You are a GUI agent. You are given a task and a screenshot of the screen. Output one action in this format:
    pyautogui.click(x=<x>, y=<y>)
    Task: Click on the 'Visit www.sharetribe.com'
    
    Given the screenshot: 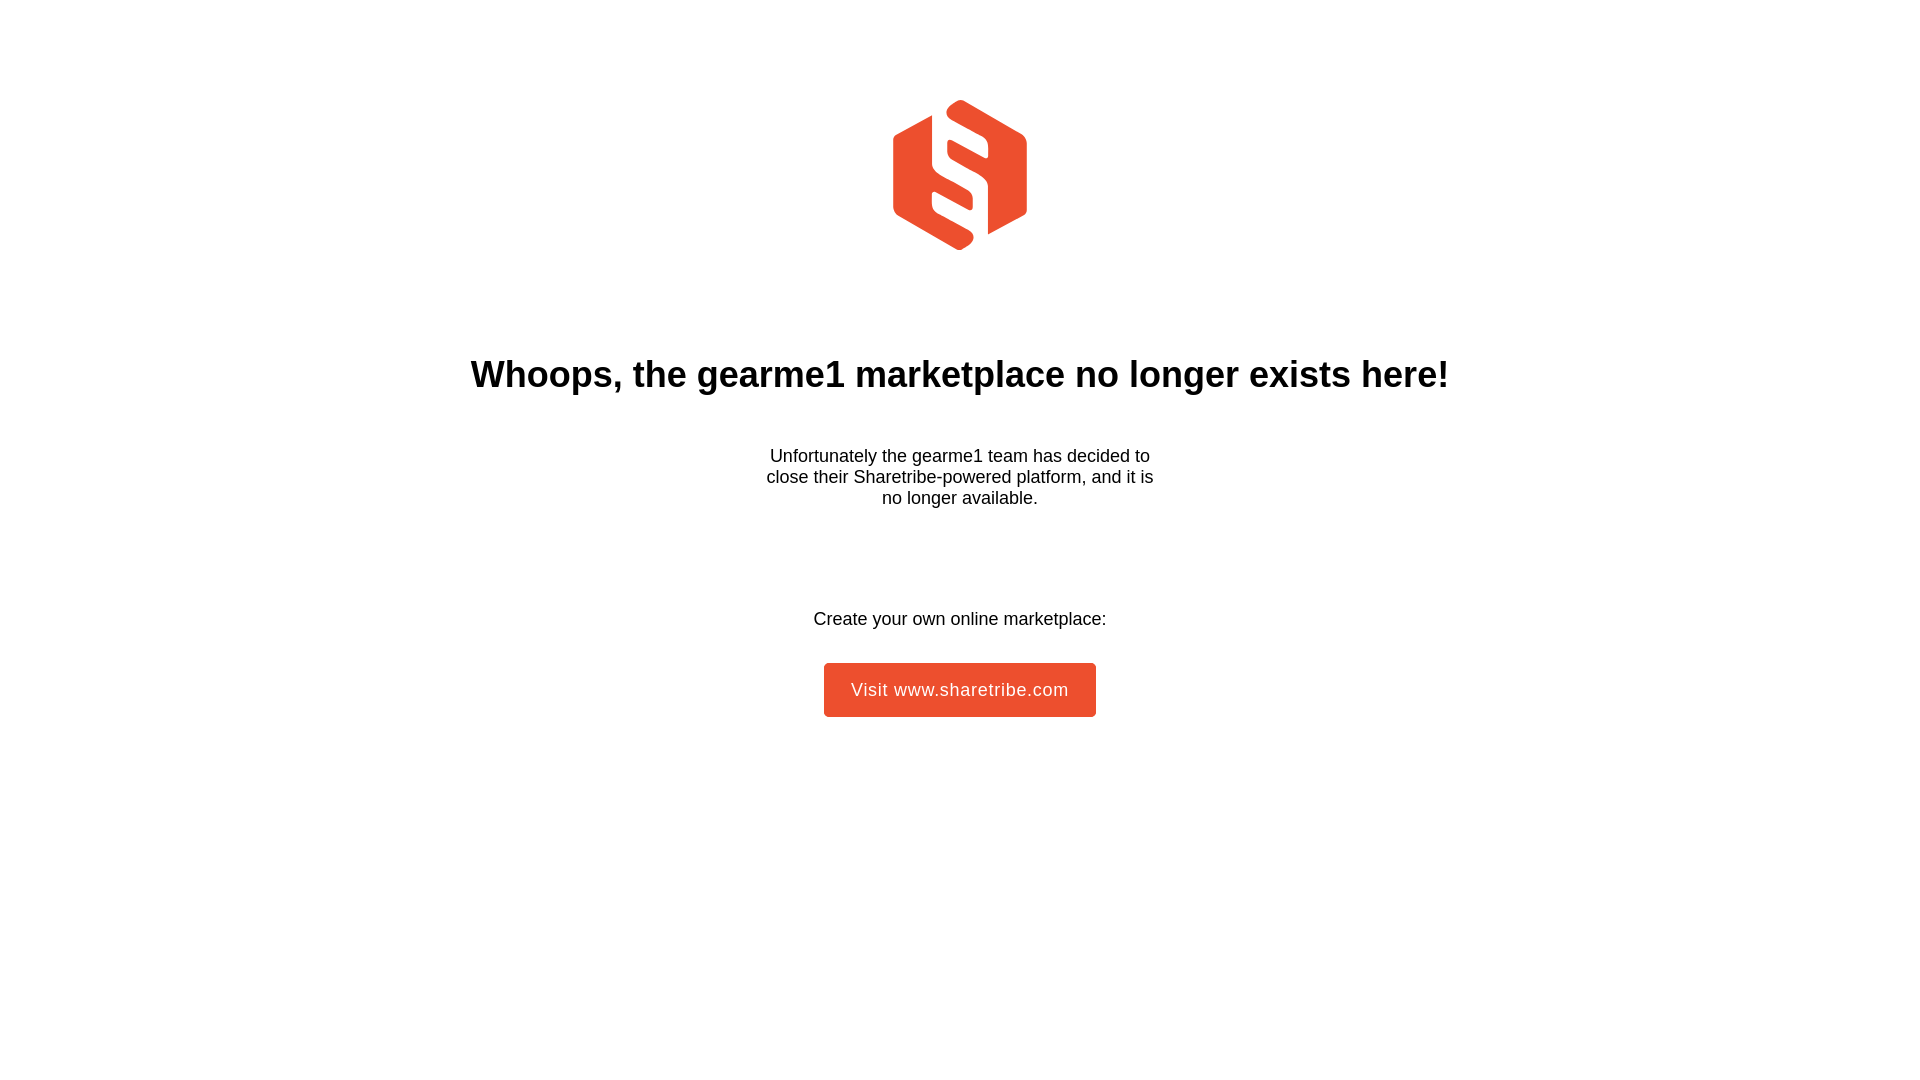 What is the action you would take?
    pyautogui.click(x=960, y=689)
    